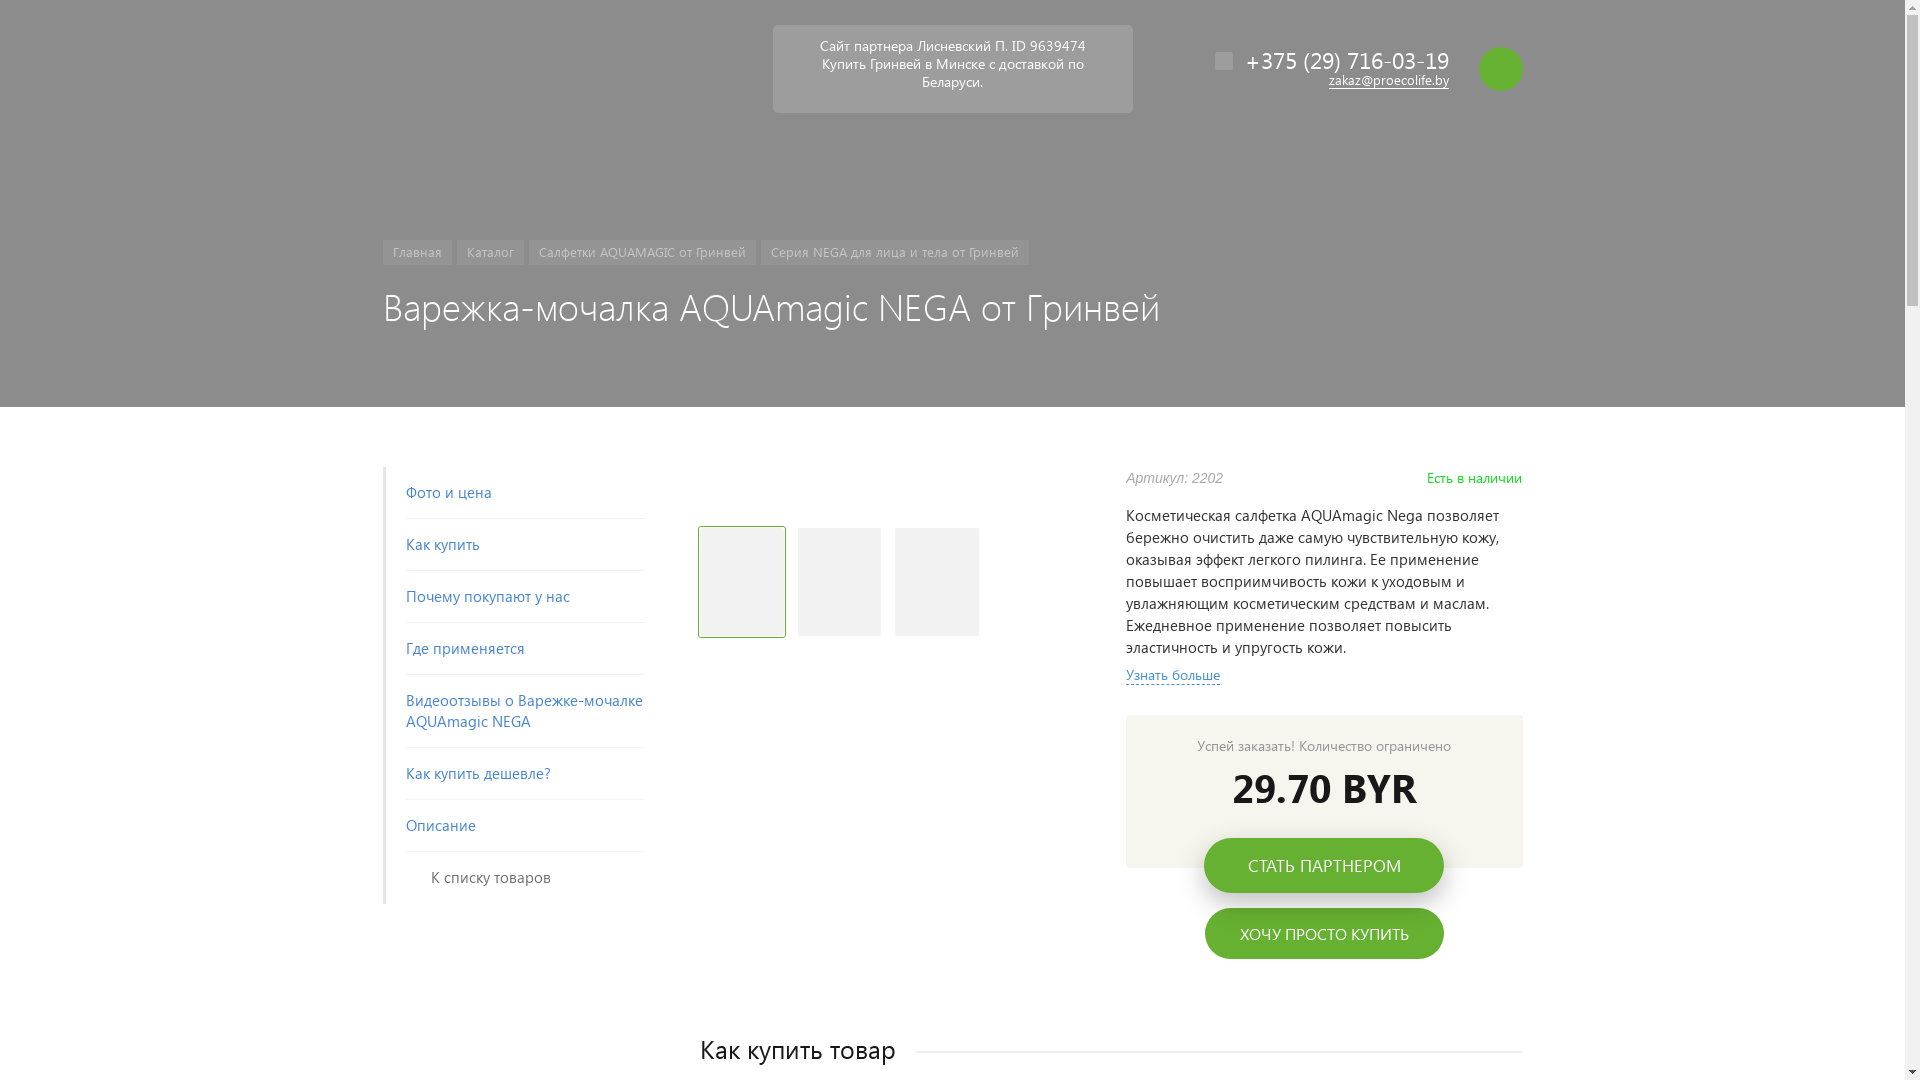 The image size is (1920, 1080). Describe the element at coordinates (1386, 79) in the screenshot. I see `'zakaz@proecolife.by'` at that location.